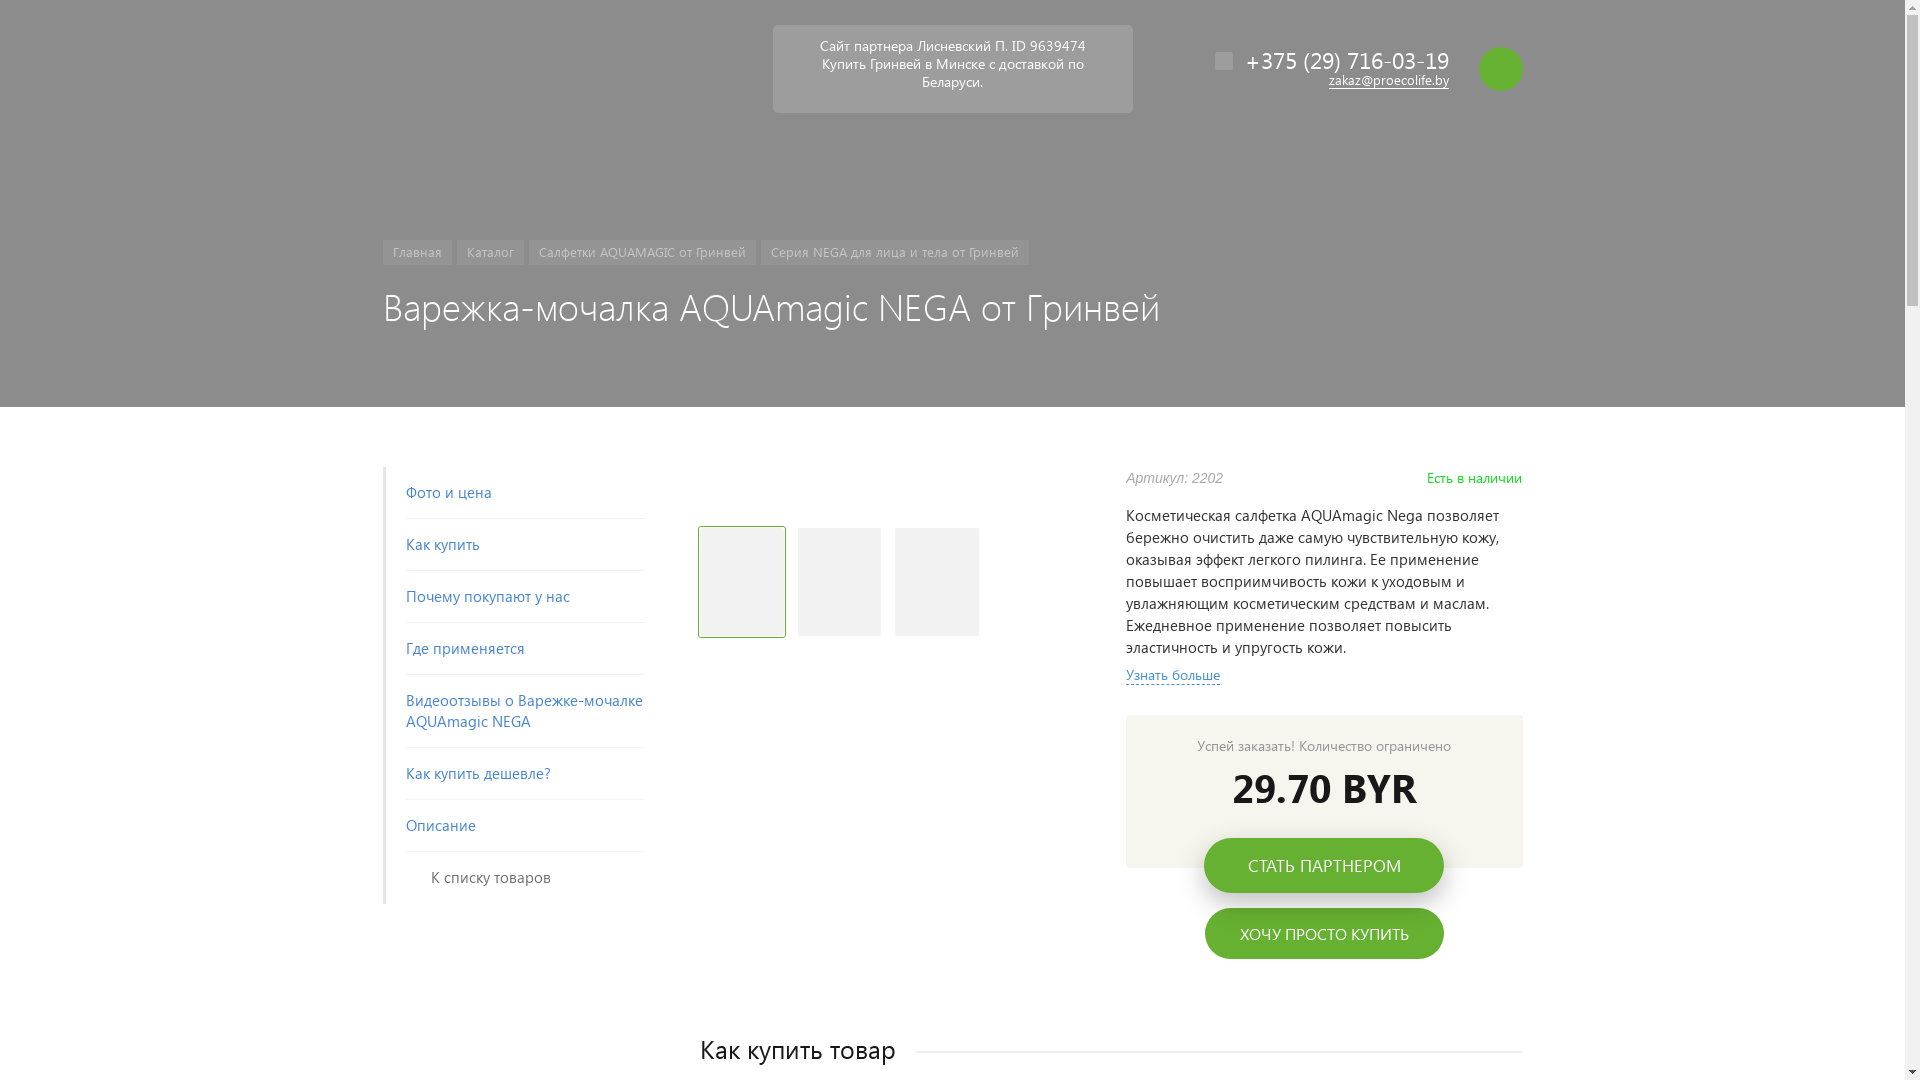 The image size is (1920, 1080). Describe the element at coordinates (1386, 79) in the screenshot. I see `'zakaz@proecolife.by'` at that location.